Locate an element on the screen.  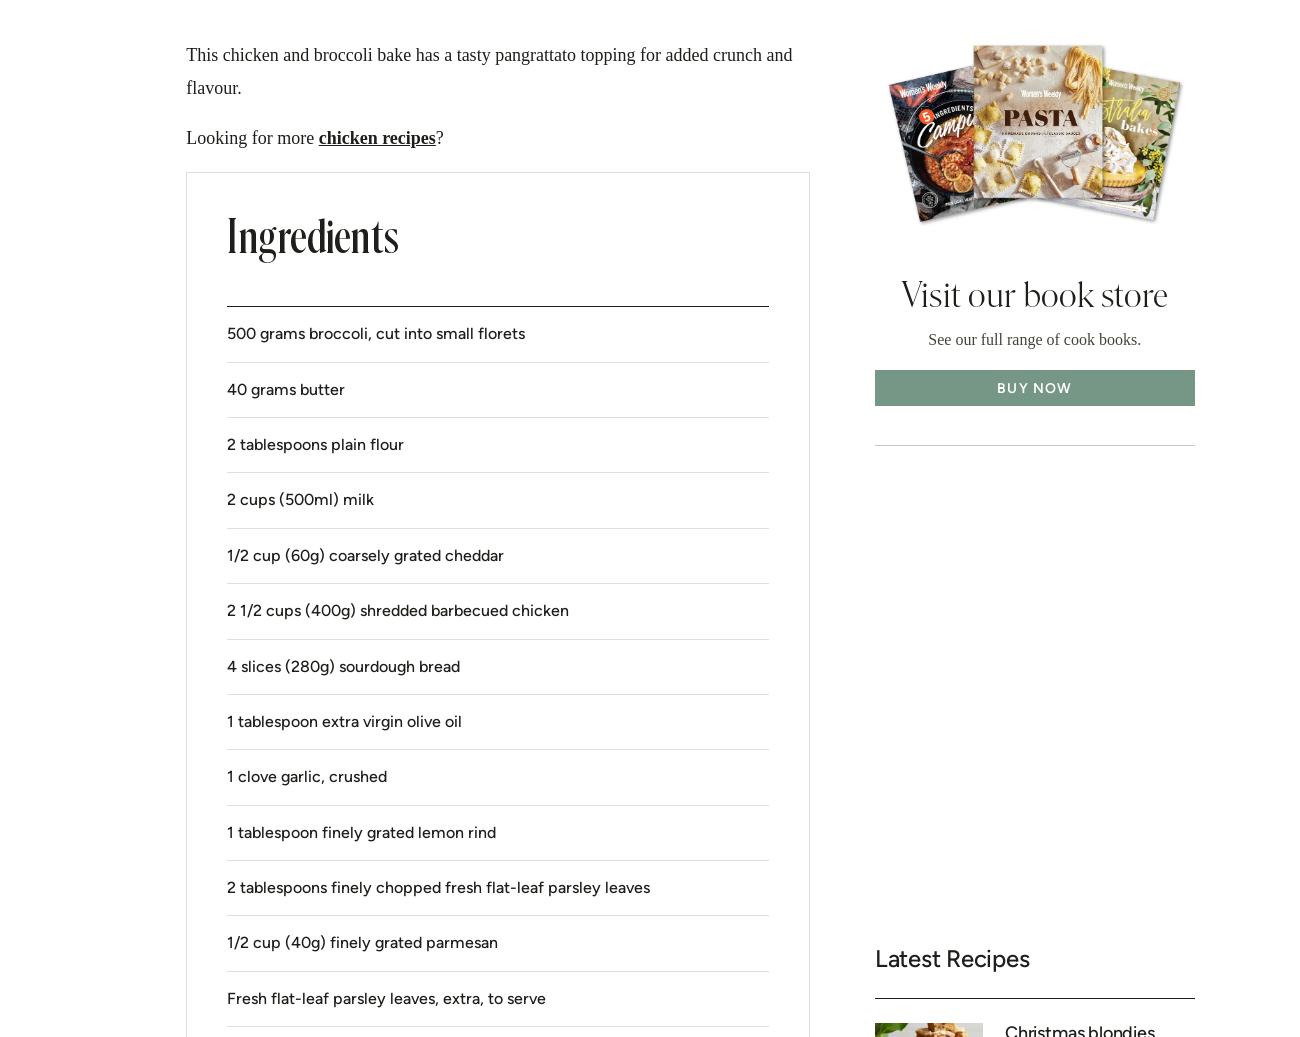
'chicken recipes' is located at coordinates (375, 135).